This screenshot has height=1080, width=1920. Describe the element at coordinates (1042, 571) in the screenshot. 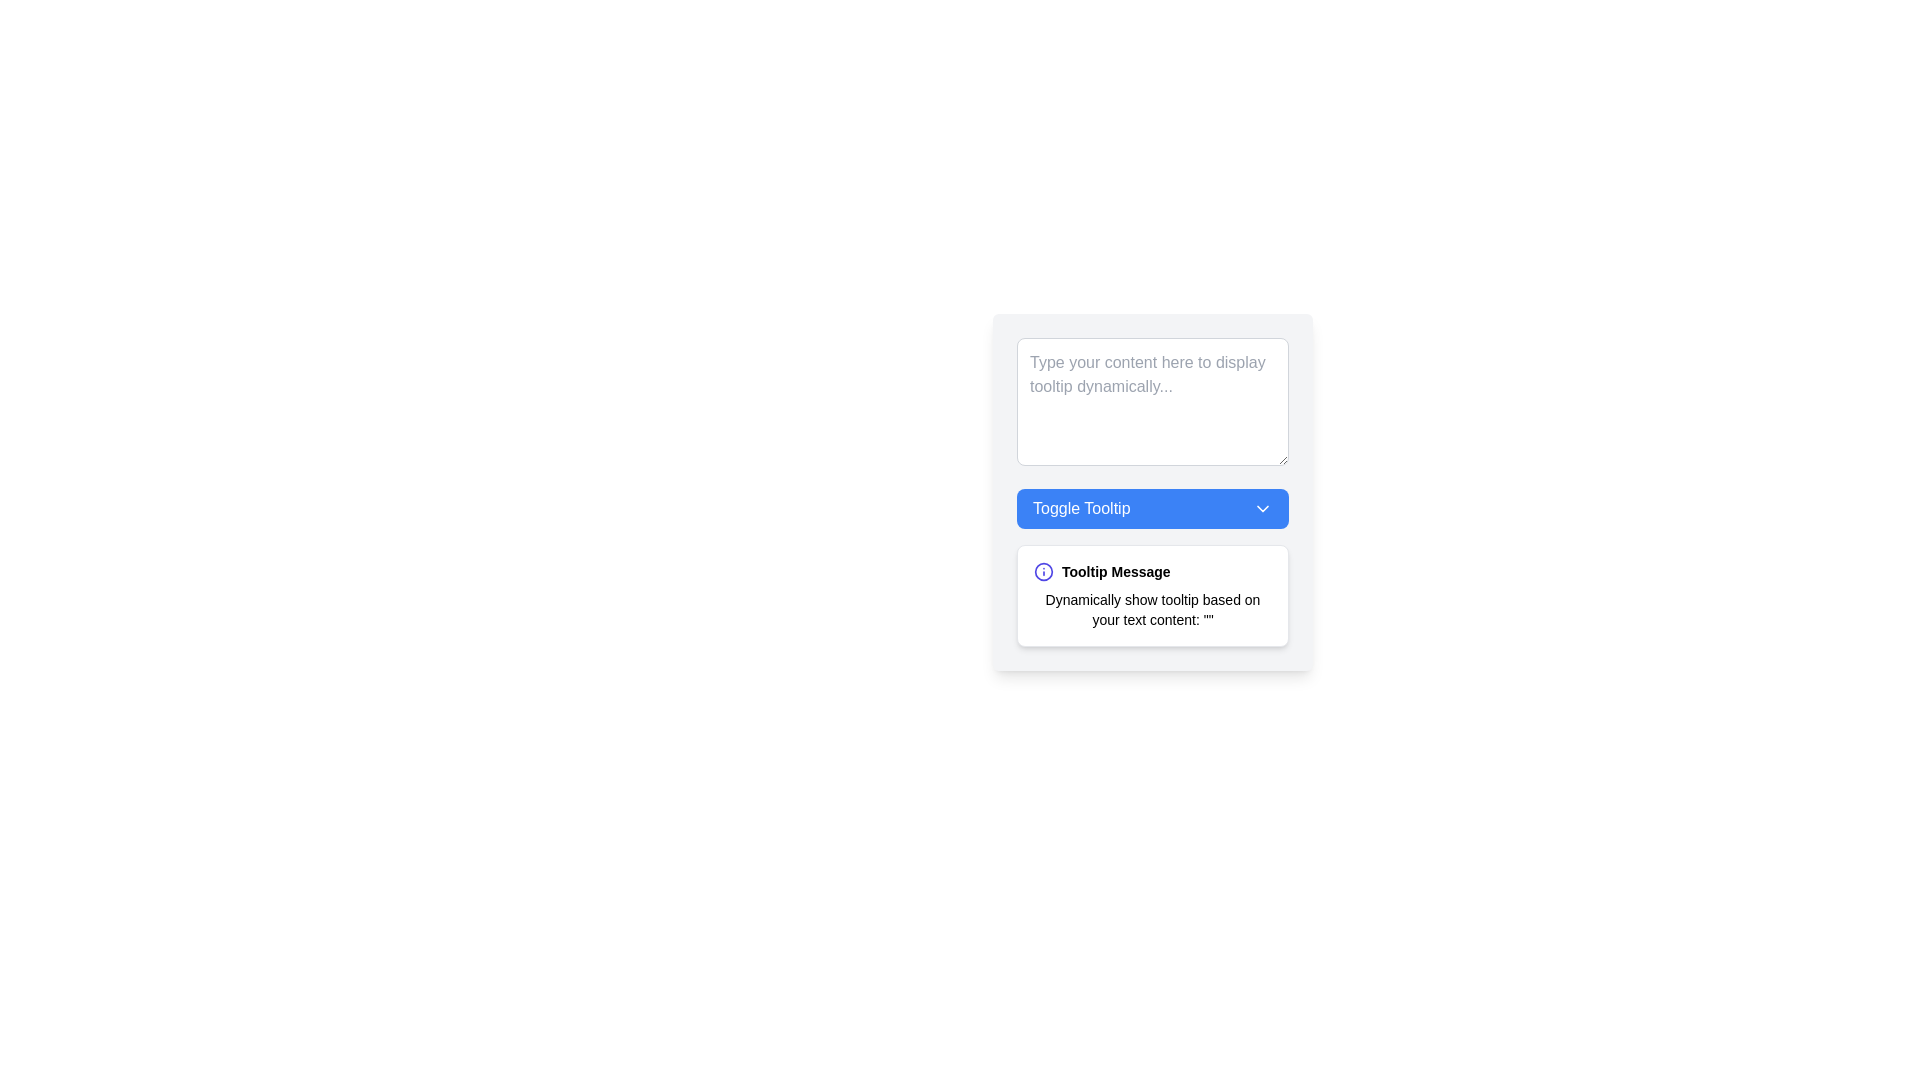

I see `the information icon that indicates additional details, which is positioned to the left of the 'Tooltip Message' text` at that location.